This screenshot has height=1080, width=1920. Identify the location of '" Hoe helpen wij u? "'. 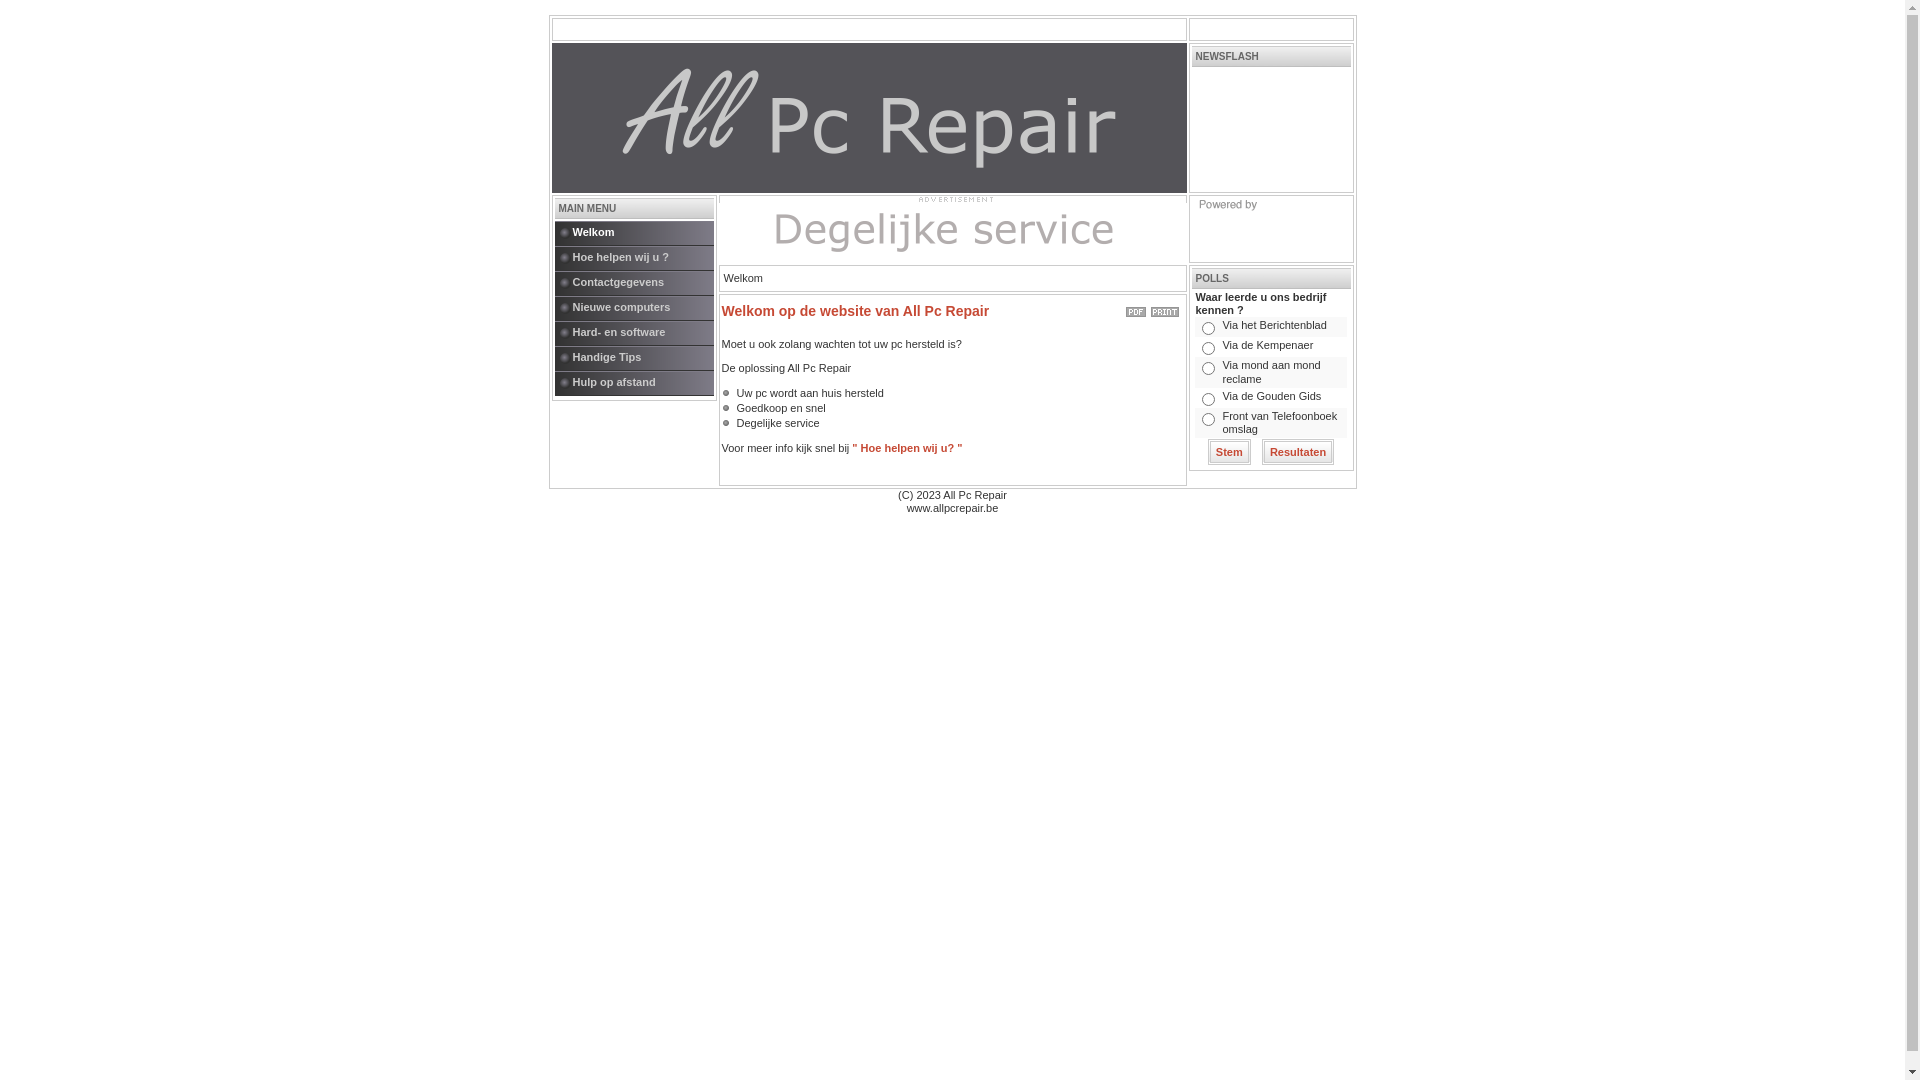
(906, 446).